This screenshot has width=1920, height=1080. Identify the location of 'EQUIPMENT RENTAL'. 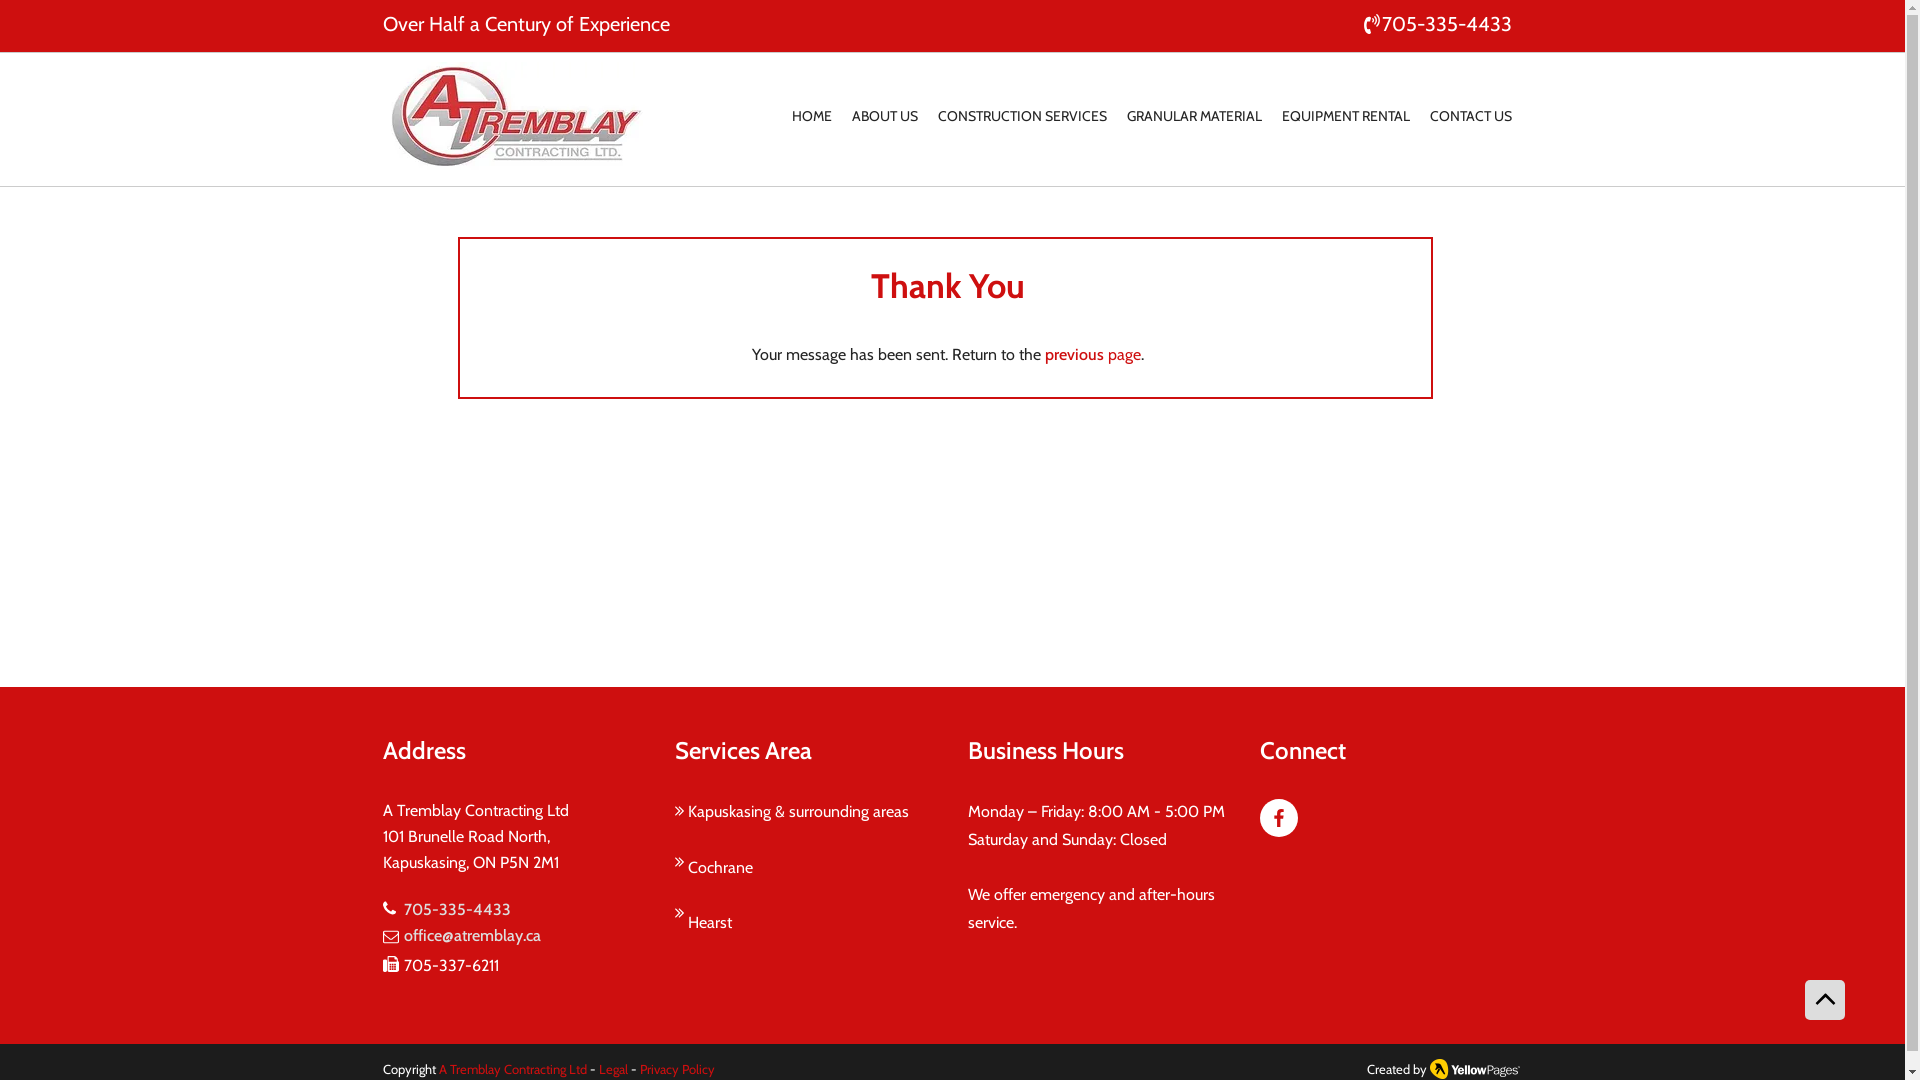
(1345, 117).